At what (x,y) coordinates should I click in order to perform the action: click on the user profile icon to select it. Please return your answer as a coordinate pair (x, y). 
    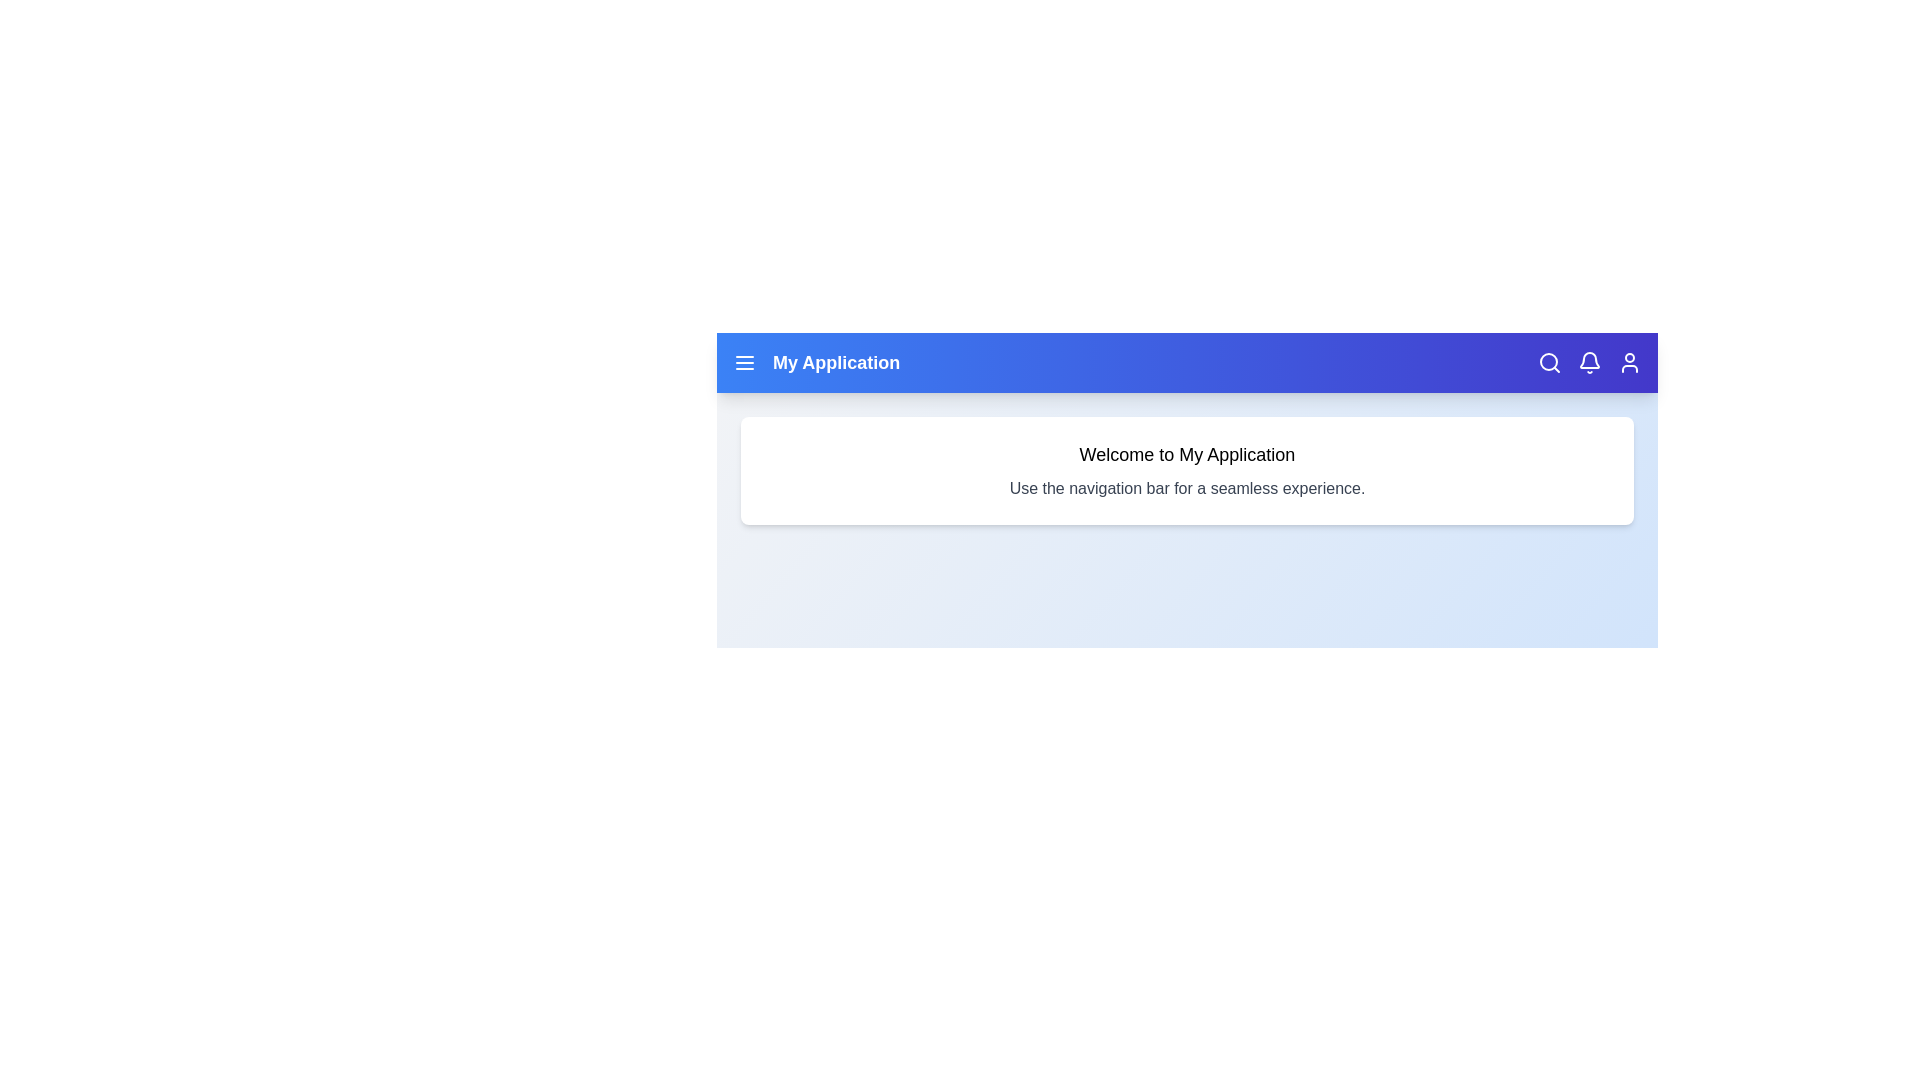
    Looking at the image, I should click on (1630, 362).